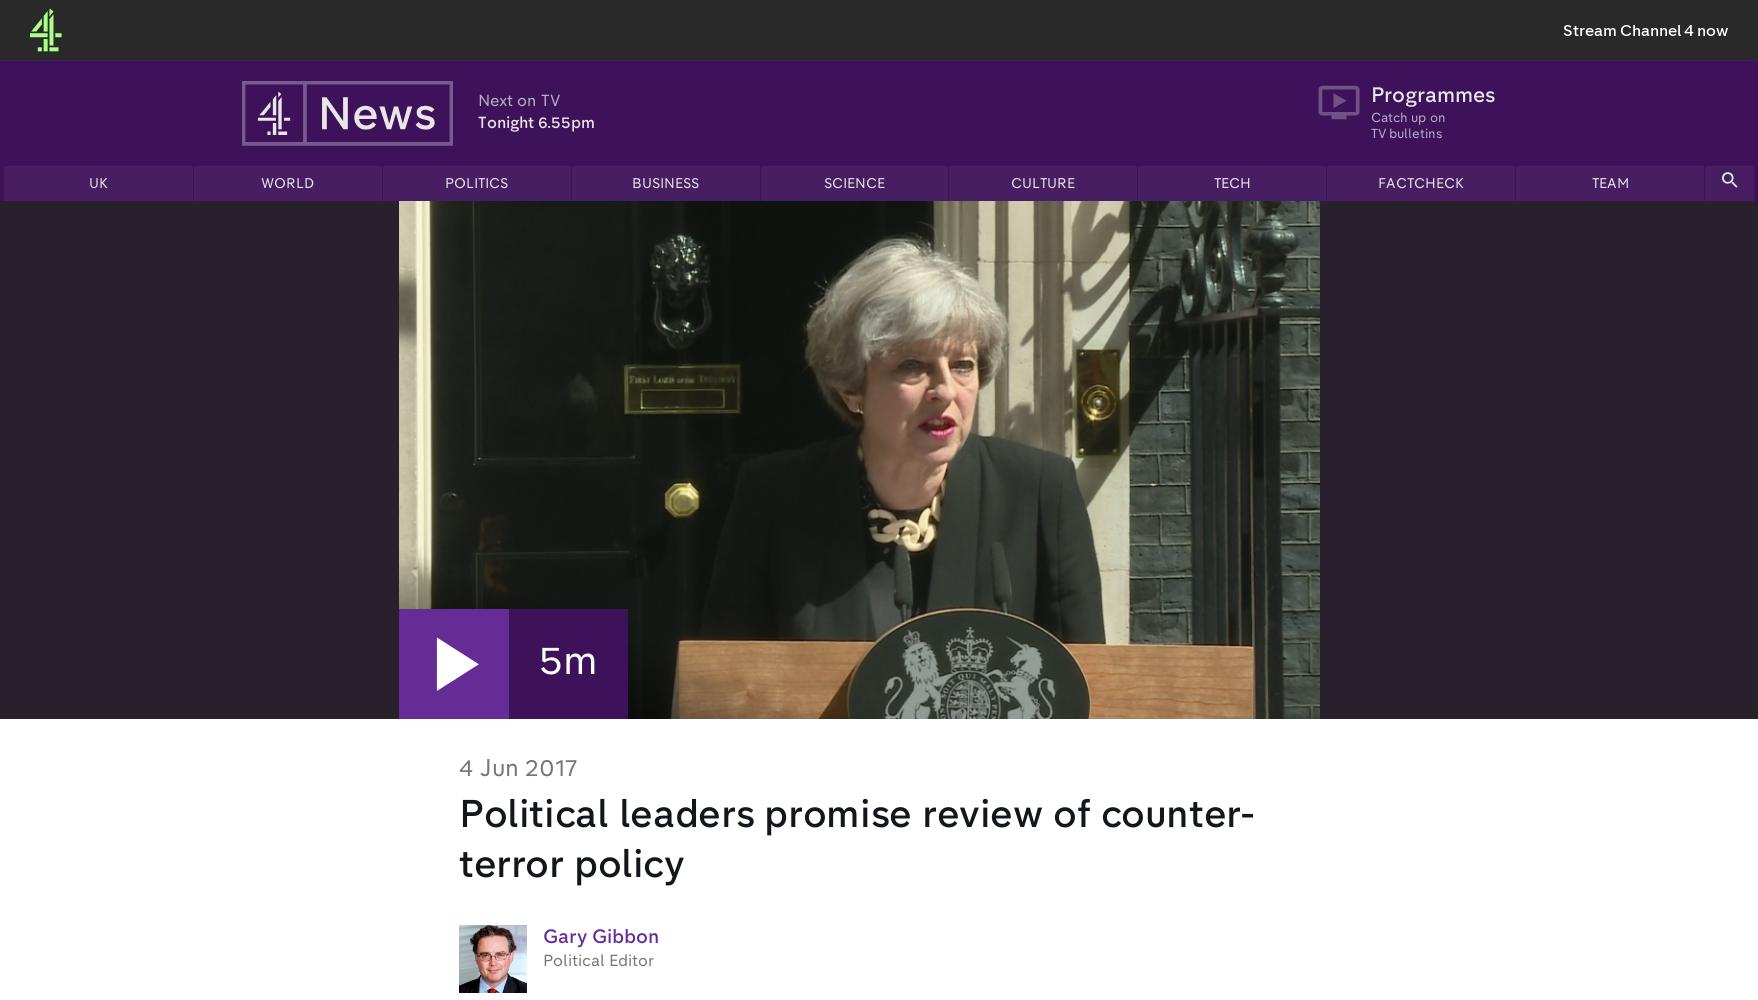  Describe the element at coordinates (598, 961) in the screenshot. I see `'Political Editor'` at that location.